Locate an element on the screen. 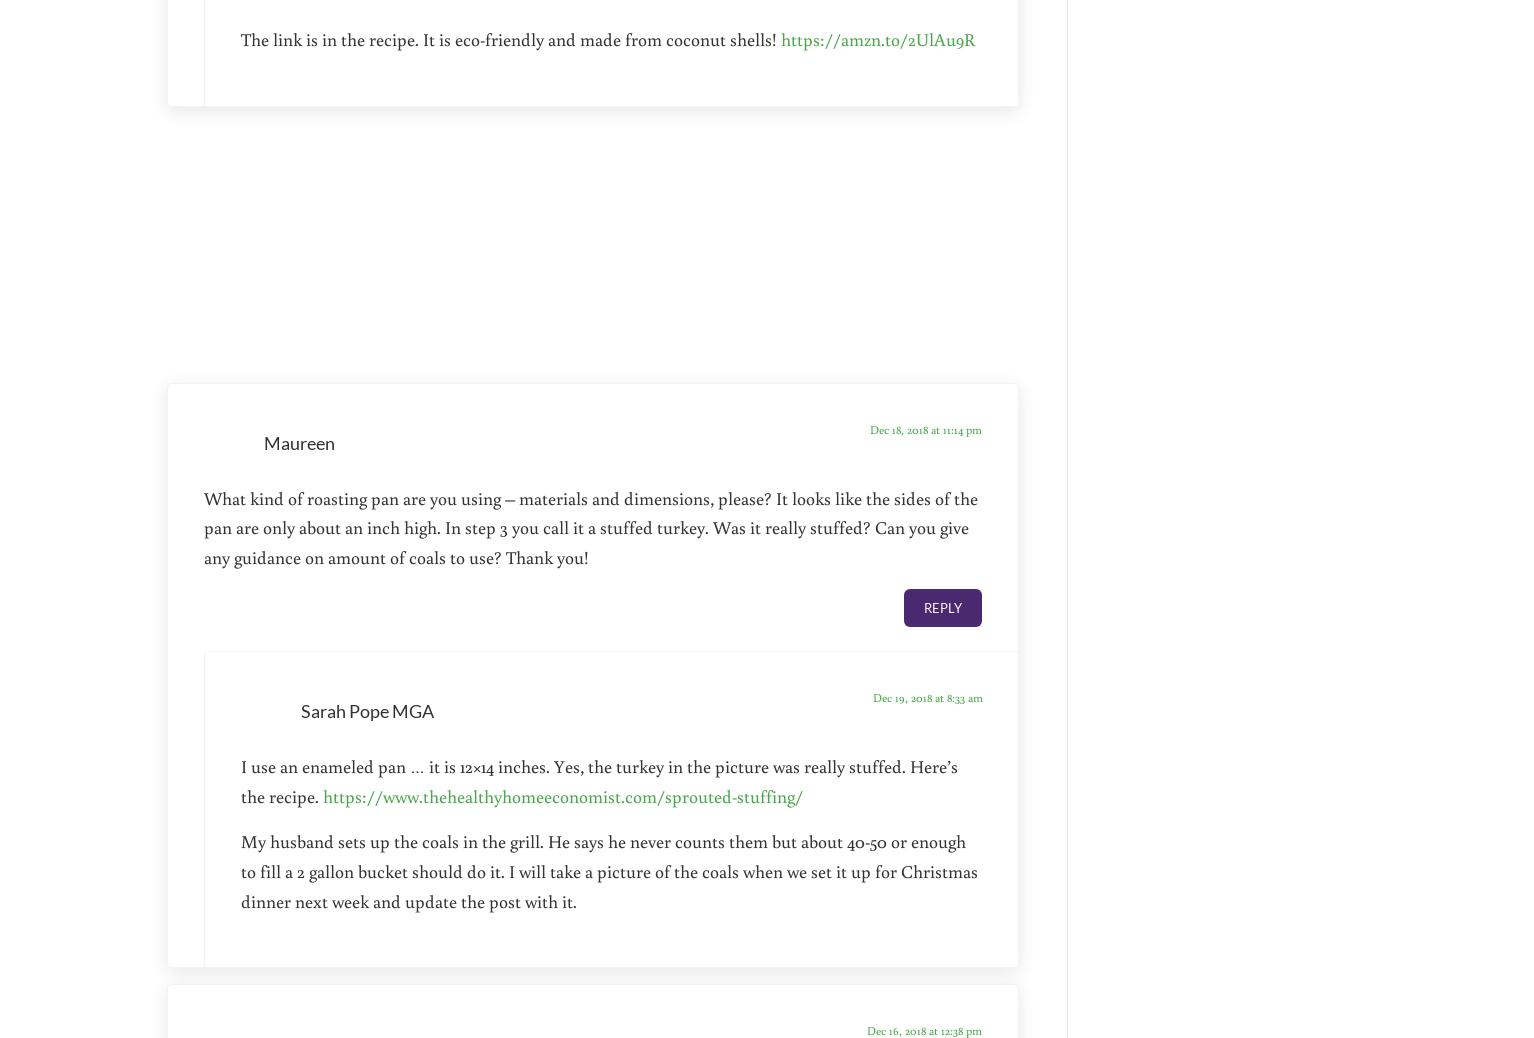 This screenshot has width=1534, height=1038. 'I use an enameled pan … it is 12×14 inches. Yes, the turkey in the picture was really stuffed. Here’s the recipe.' is located at coordinates (599, 779).